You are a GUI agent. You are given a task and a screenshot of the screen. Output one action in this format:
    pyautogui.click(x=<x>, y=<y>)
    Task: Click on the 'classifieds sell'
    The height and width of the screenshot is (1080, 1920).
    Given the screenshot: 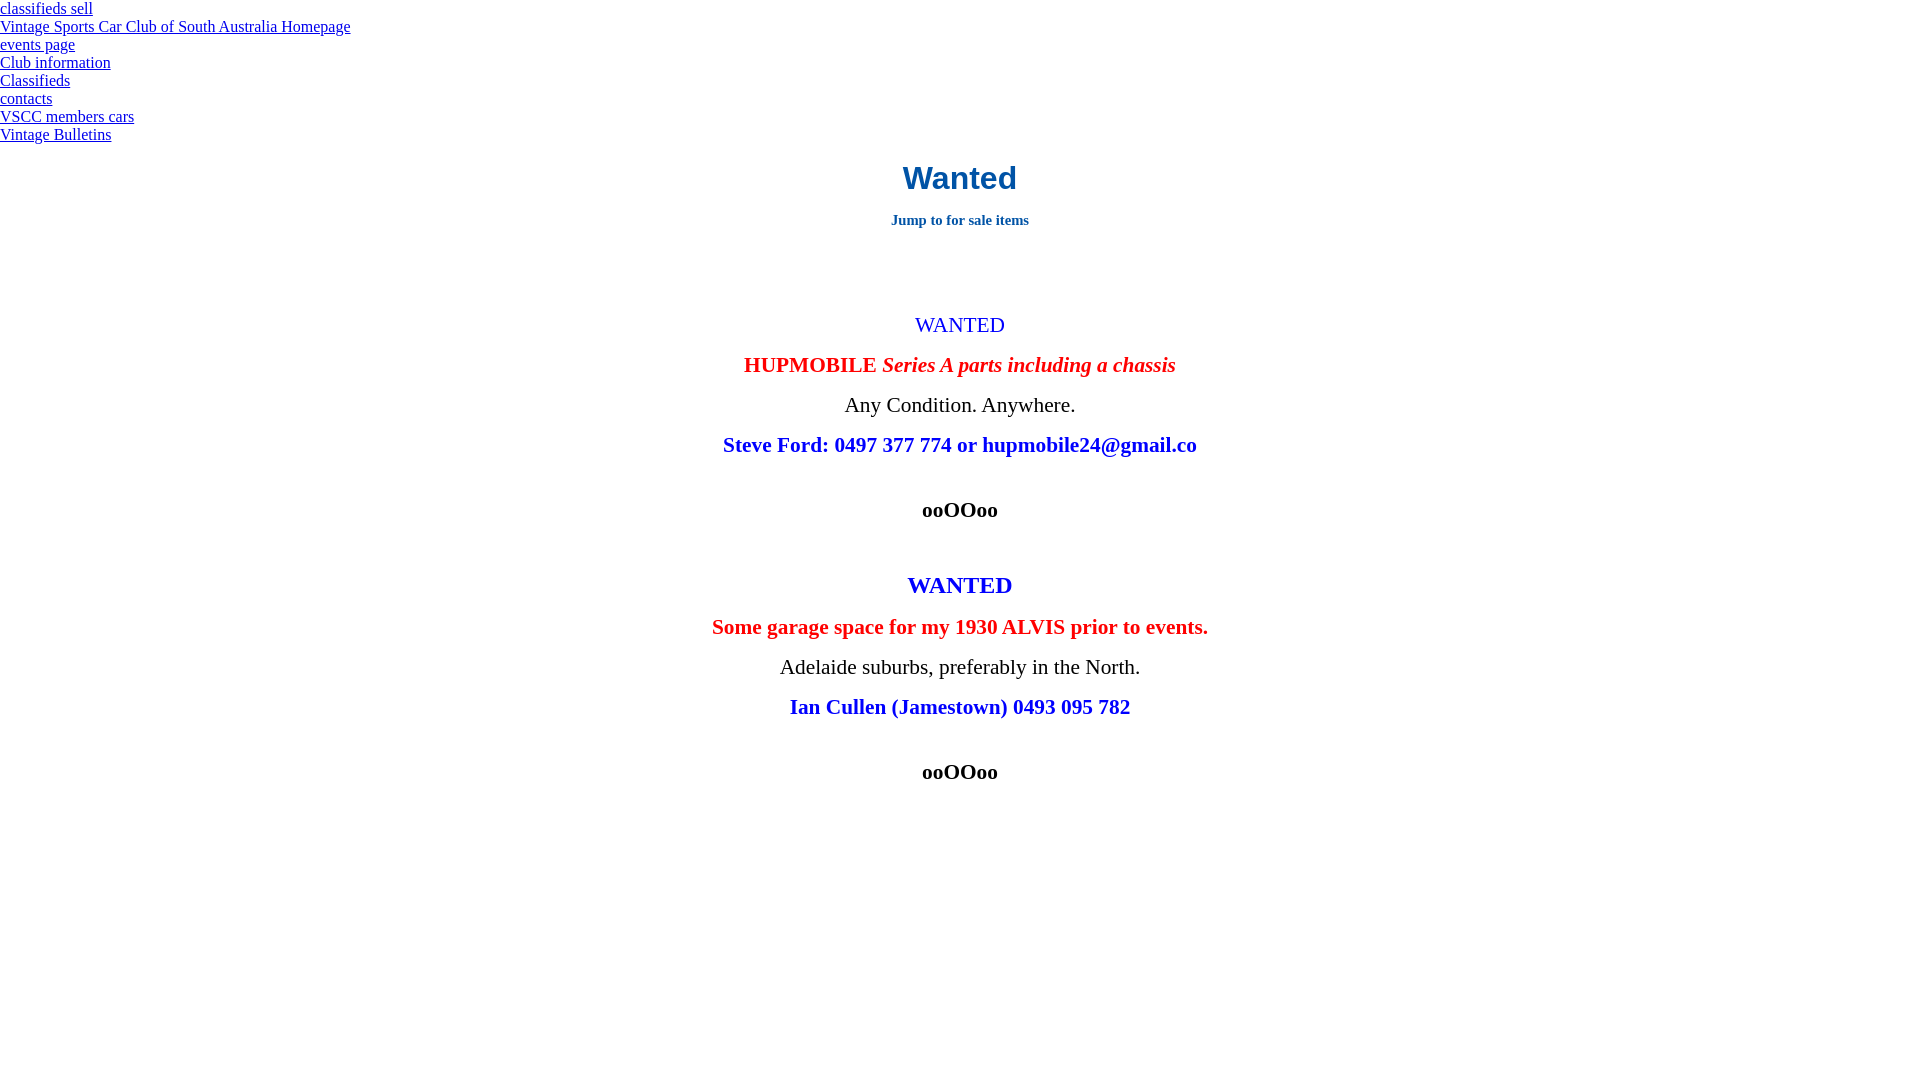 What is the action you would take?
    pyautogui.click(x=46, y=8)
    